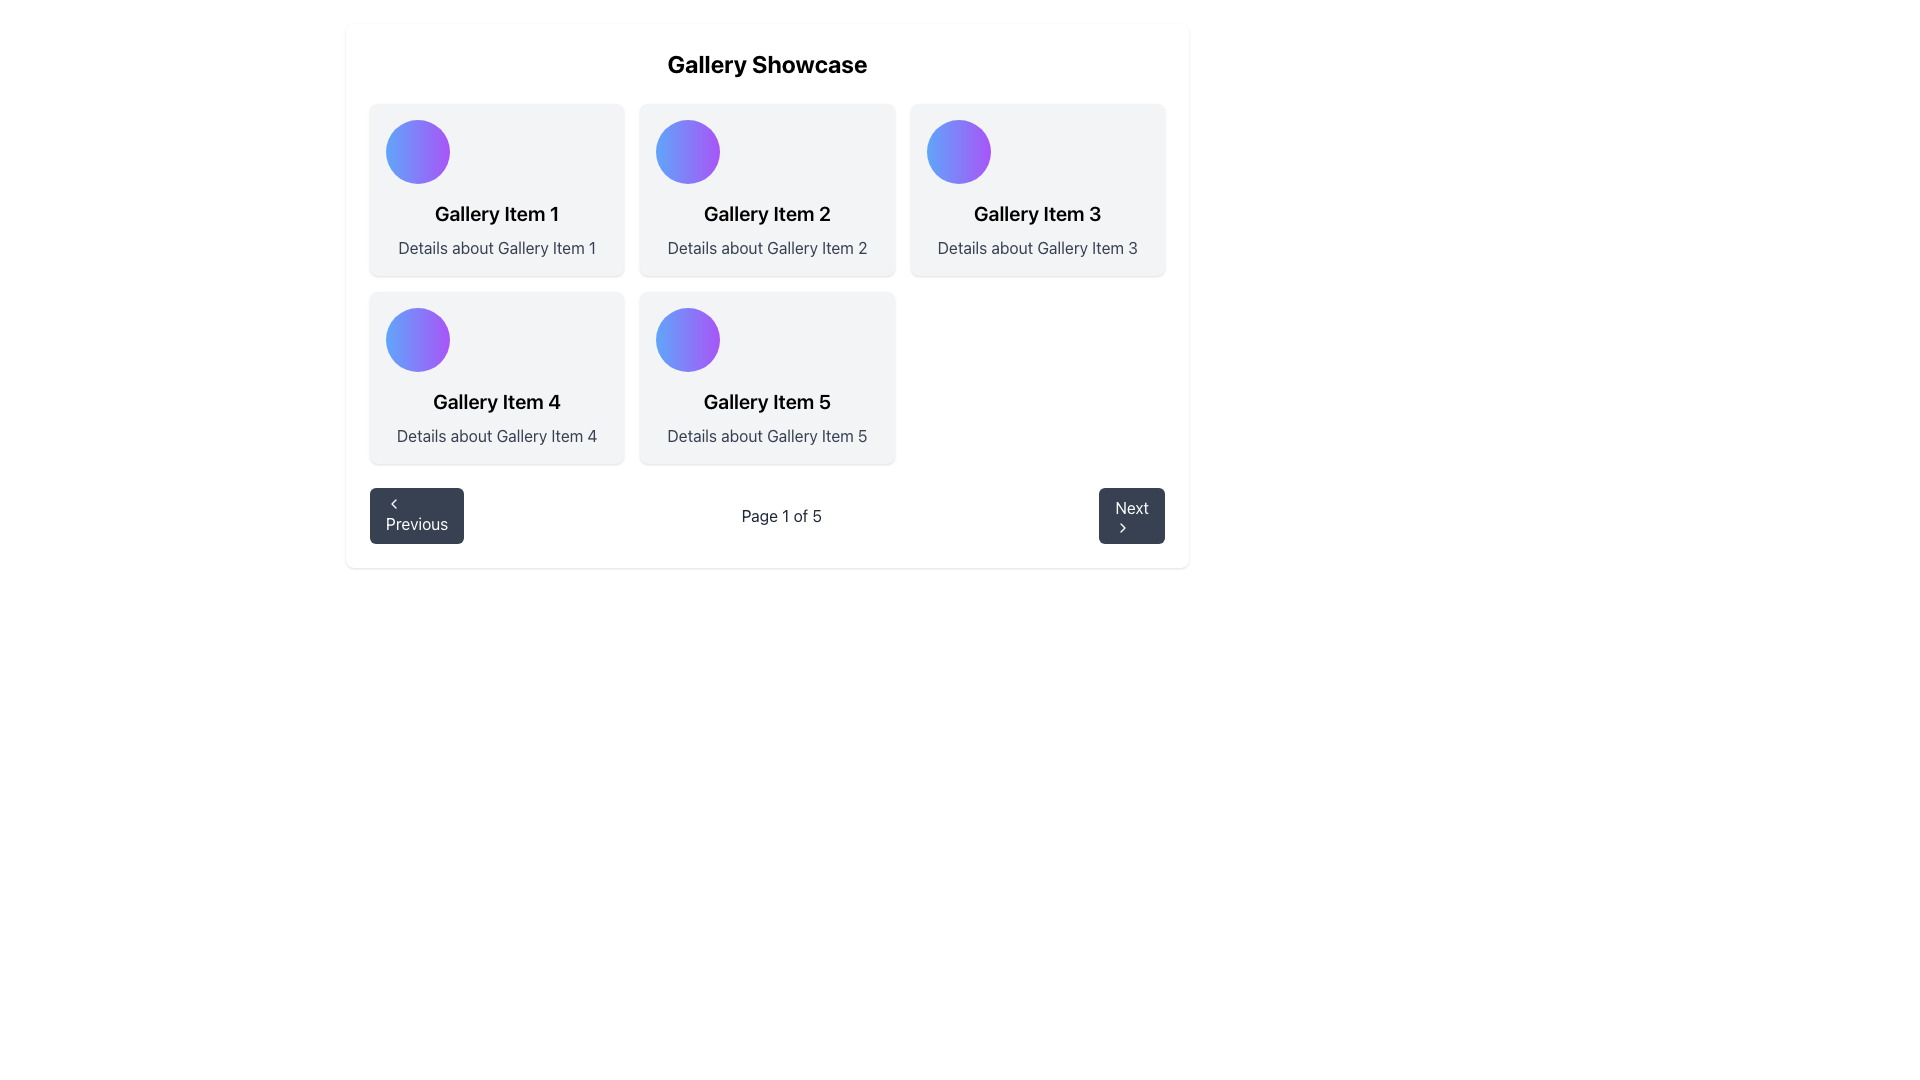 Image resolution: width=1920 pixels, height=1080 pixels. What do you see at coordinates (766, 434) in the screenshot?
I see `the static text that displays additional descriptive details about 'Gallery Item 5', positioned centrally at the bottom of the card` at bounding box center [766, 434].